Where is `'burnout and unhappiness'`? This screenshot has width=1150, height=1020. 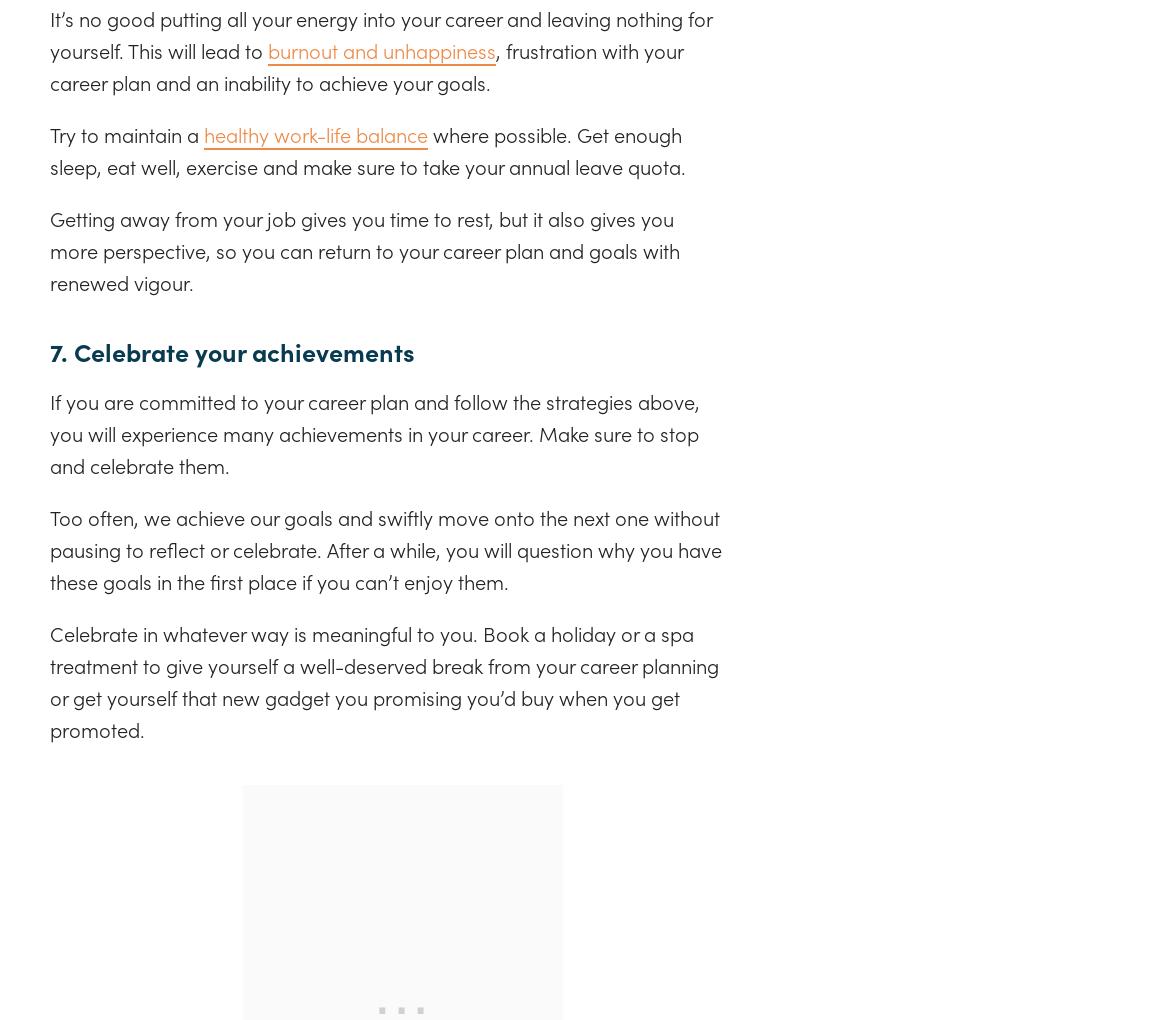
'burnout and unhappiness' is located at coordinates (382, 48).